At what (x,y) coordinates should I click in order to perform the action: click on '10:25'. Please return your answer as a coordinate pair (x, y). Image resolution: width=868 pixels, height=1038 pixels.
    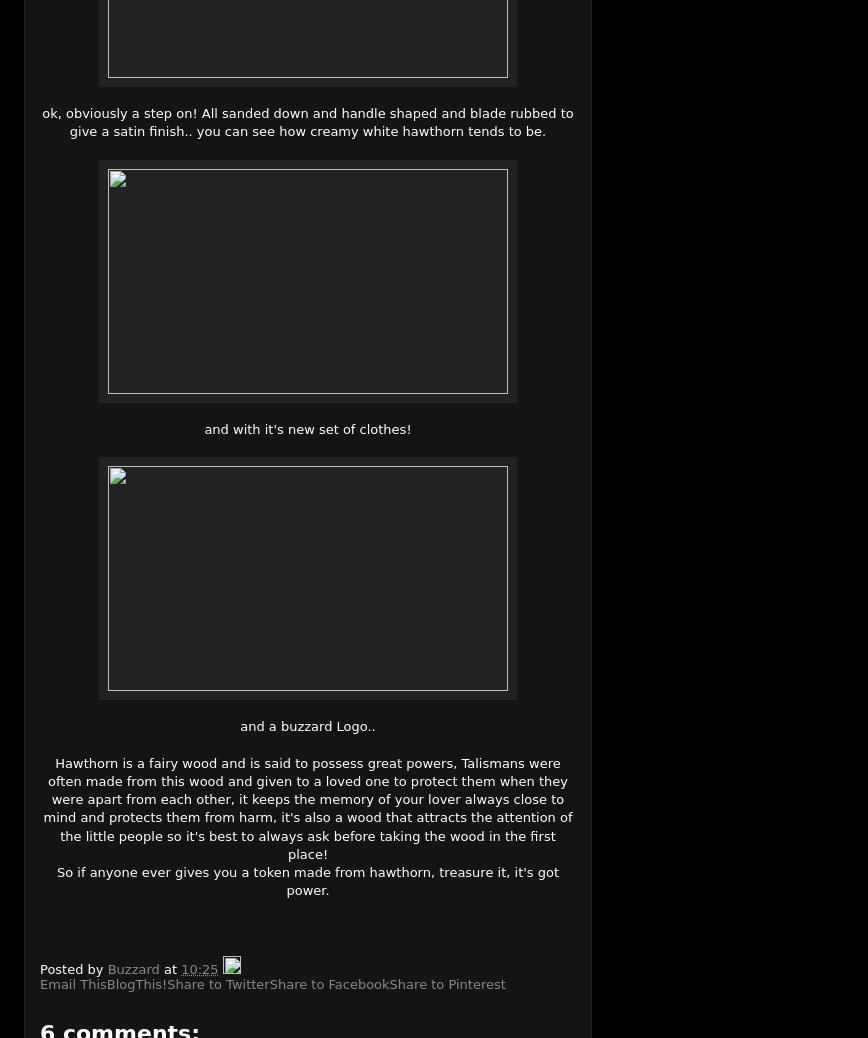
    Looking at the image, I should click on (199, 969).